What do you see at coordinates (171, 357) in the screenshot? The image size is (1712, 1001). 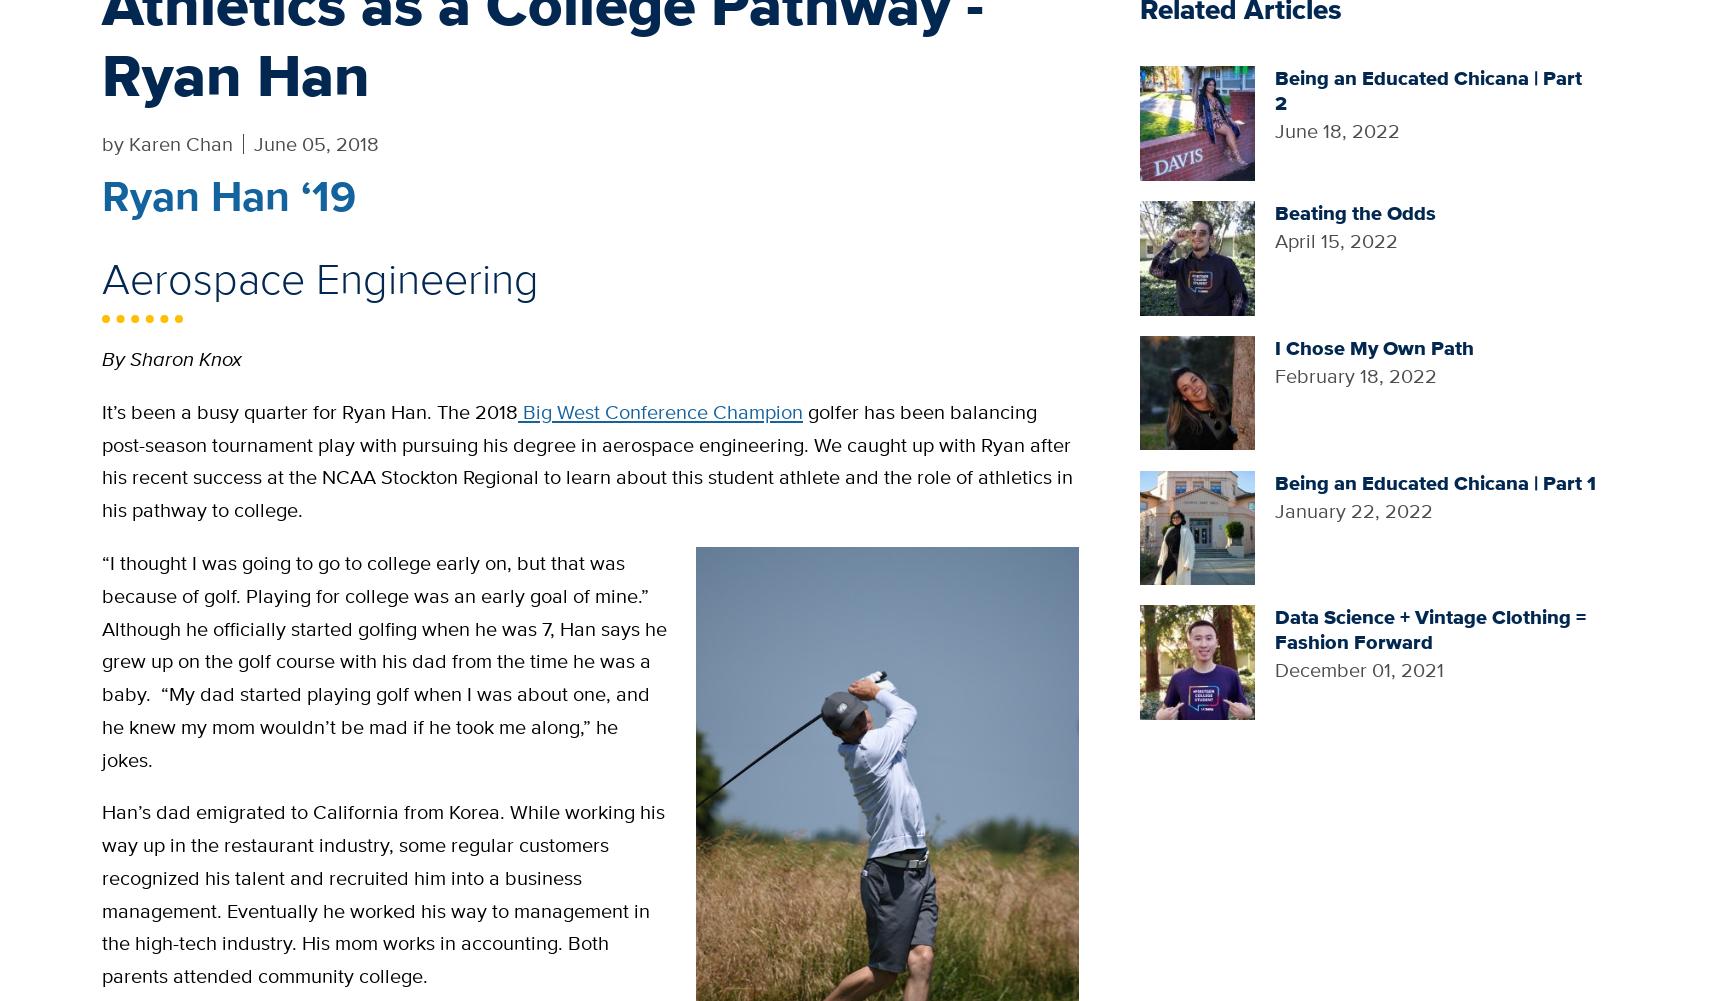 I see `'By Sharon Knox'` at bounding box center [171, 357].